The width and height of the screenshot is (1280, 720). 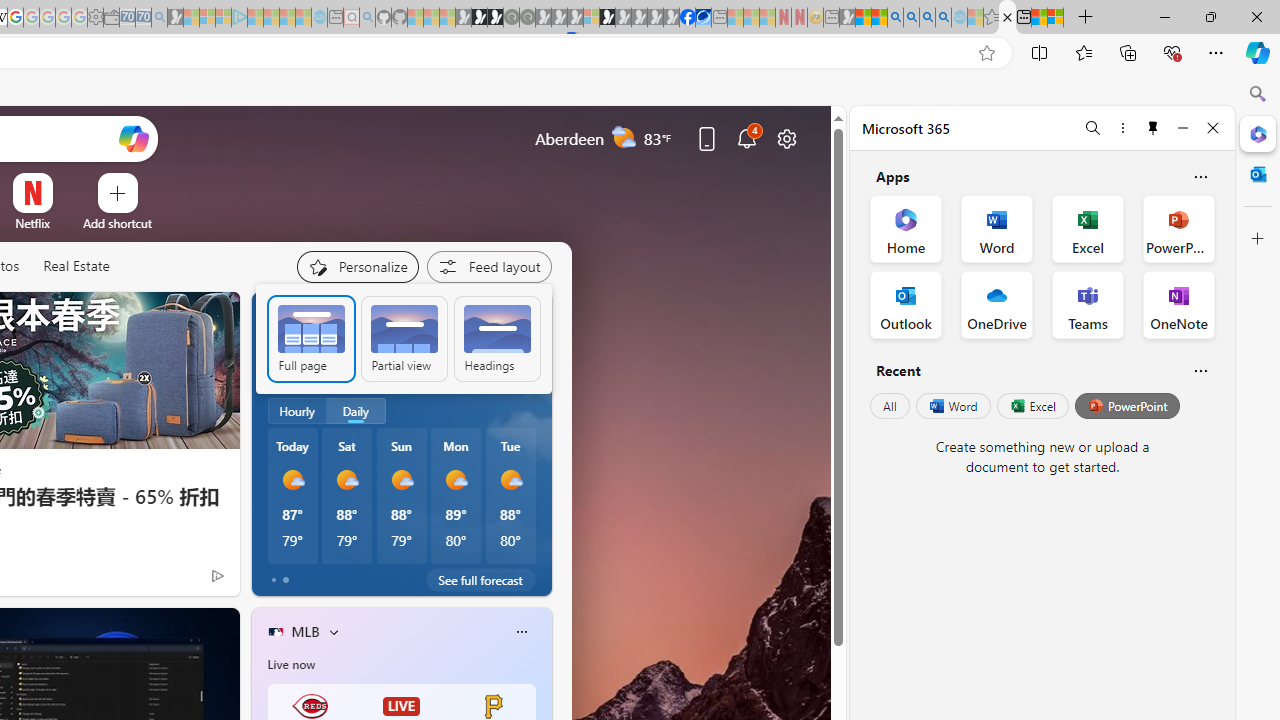 I want to click on 'MLB', so click(x=304, y=631).